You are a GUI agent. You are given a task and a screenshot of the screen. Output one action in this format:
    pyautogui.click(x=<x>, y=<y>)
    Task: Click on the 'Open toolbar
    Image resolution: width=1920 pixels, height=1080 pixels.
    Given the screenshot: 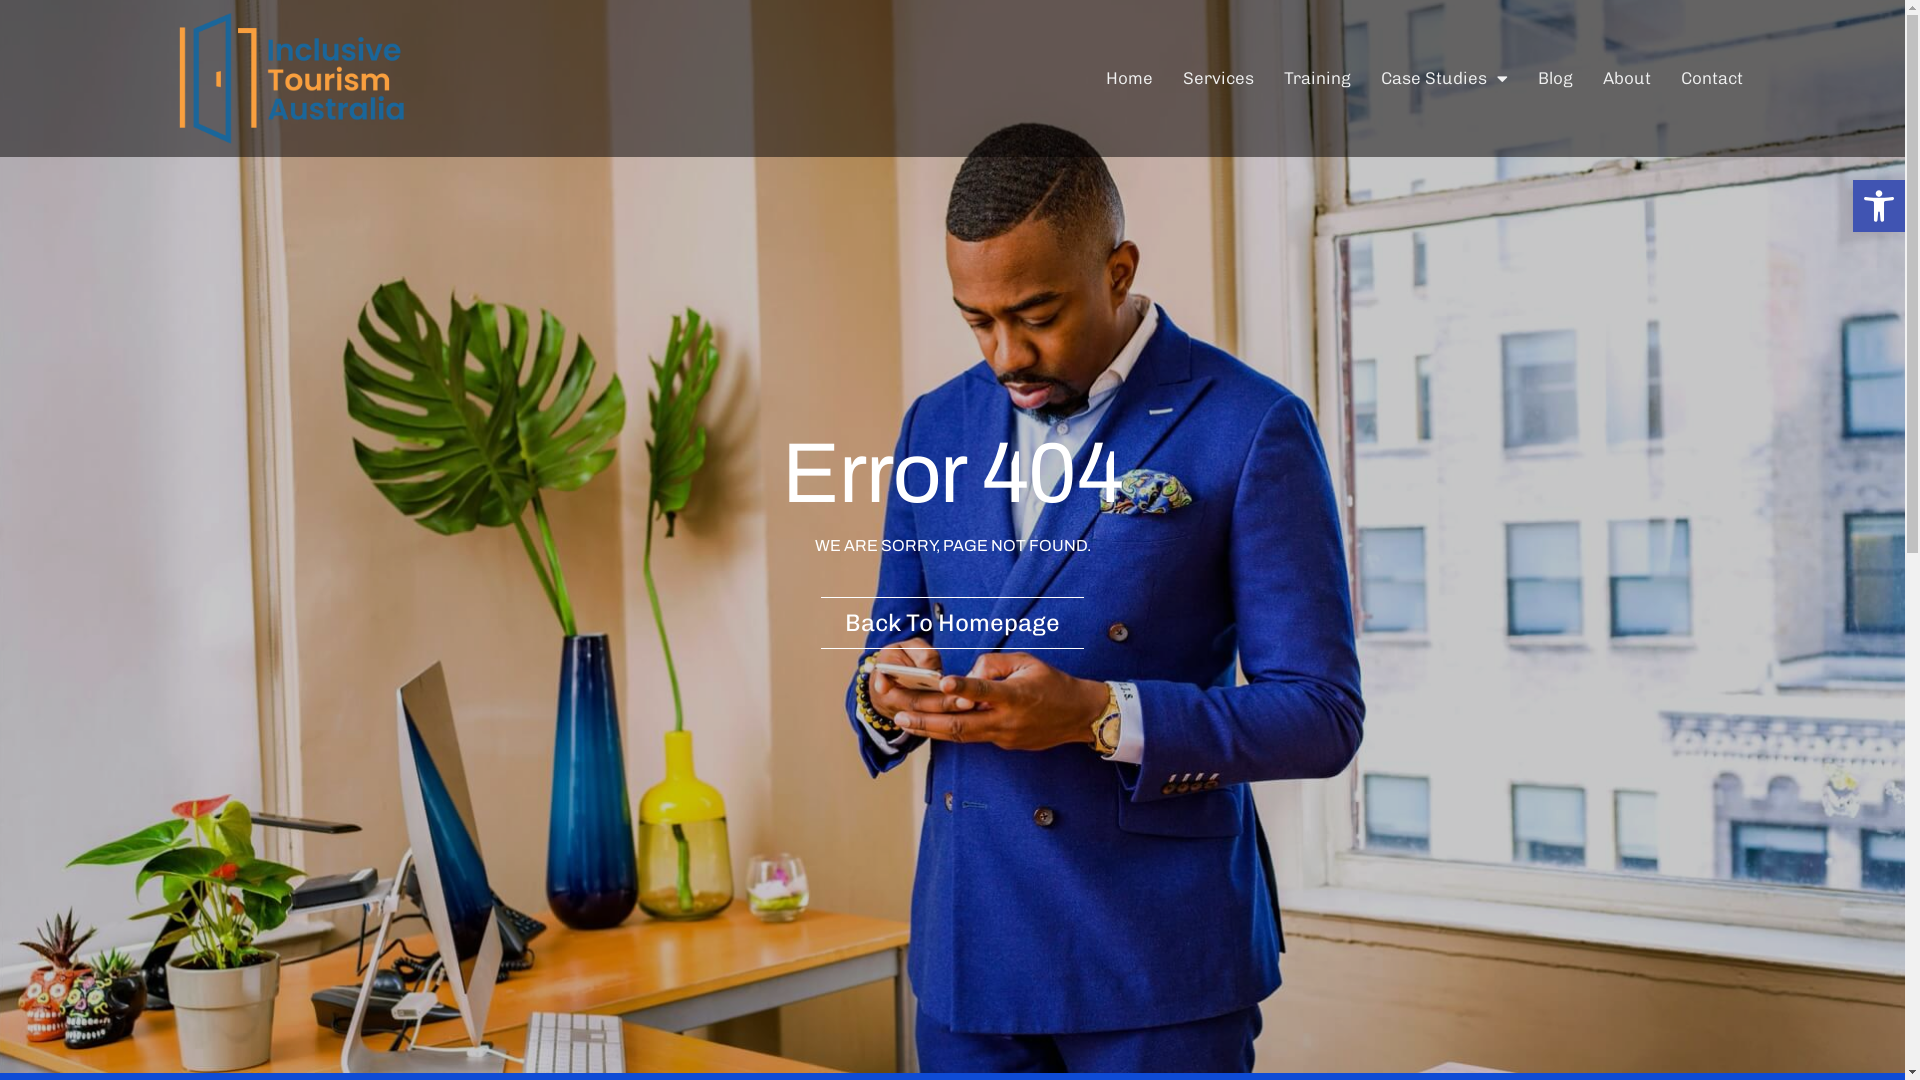 What is the action you would take?
    pyautogui.click(x=1851, y=205)
    